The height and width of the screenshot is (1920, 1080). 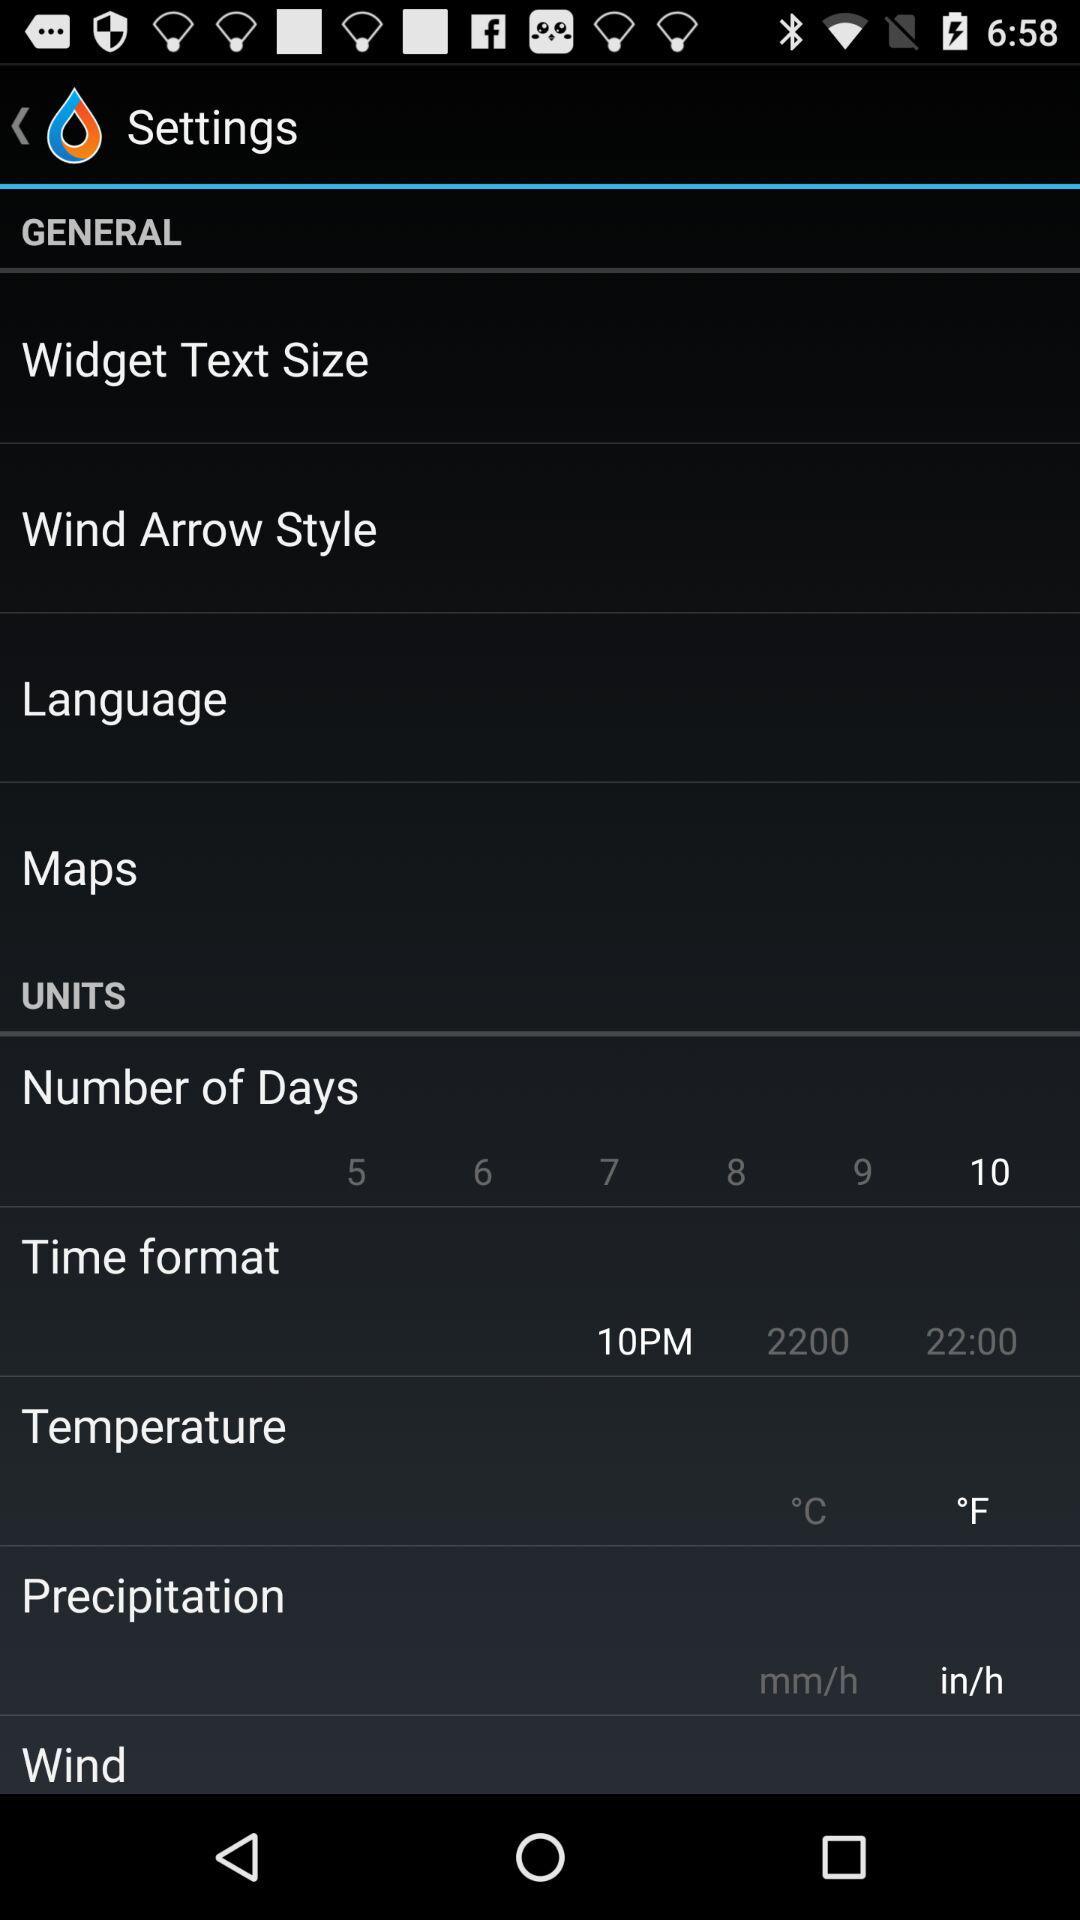 I want to click on 8, so click(x=736, y=1170).